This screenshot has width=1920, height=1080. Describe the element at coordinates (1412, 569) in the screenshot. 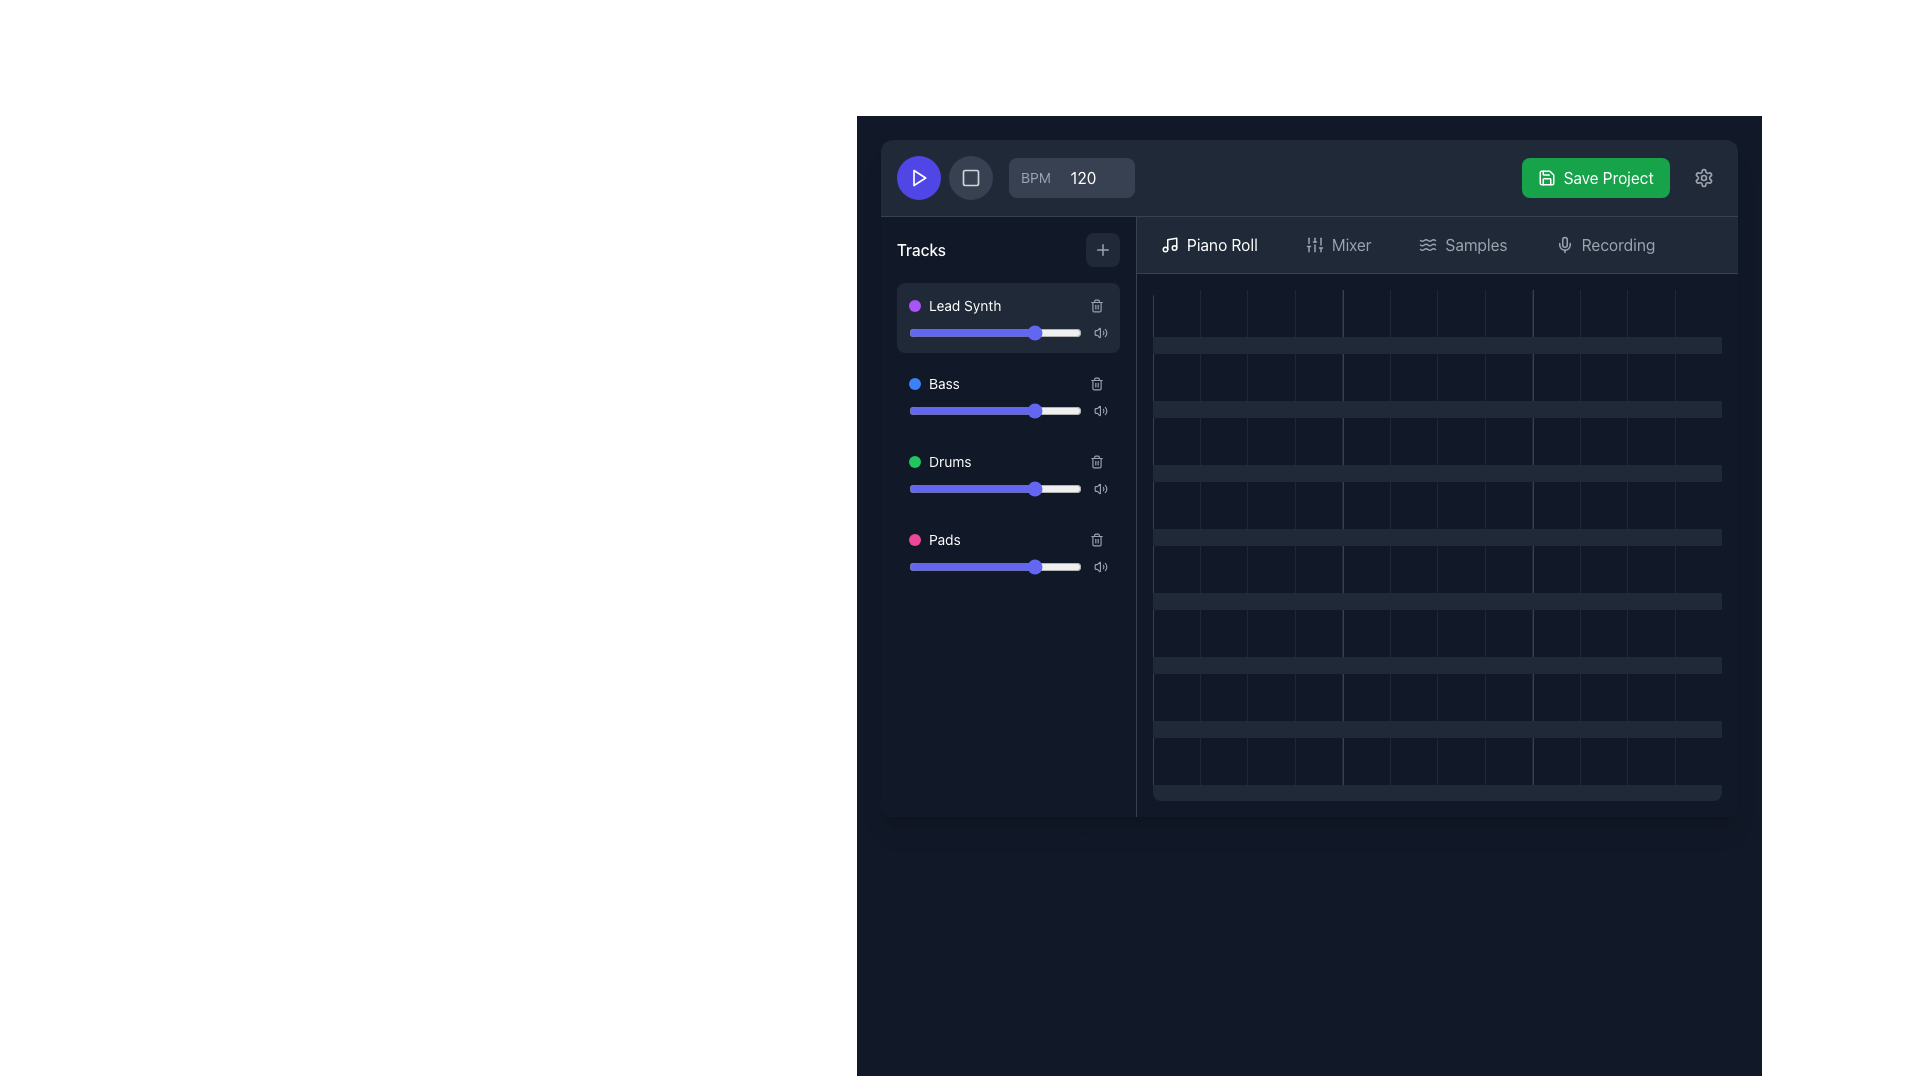

I see `the grid cell located in the sixth column of the third row, which has a dark gray background and a hover effect` at that location.